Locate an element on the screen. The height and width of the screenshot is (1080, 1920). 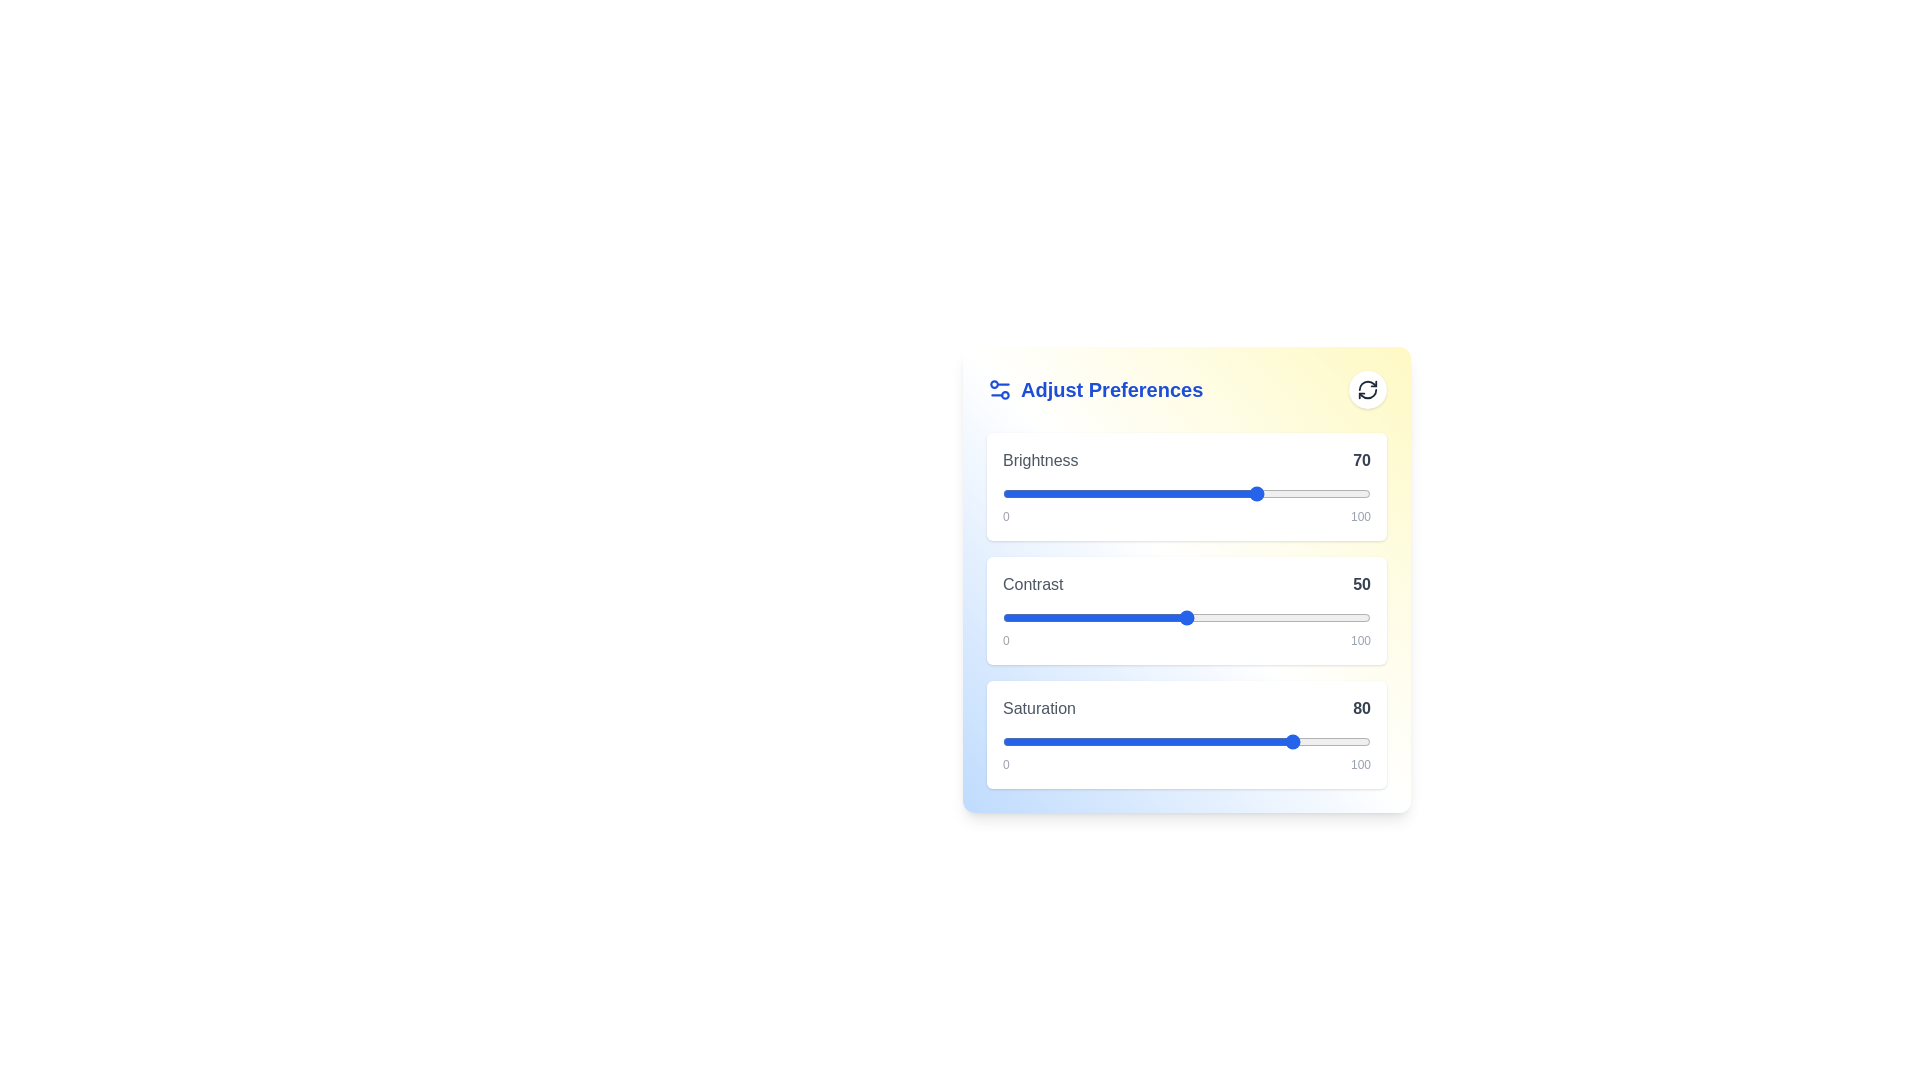
saturation level is located at coordinates (1142, 741).